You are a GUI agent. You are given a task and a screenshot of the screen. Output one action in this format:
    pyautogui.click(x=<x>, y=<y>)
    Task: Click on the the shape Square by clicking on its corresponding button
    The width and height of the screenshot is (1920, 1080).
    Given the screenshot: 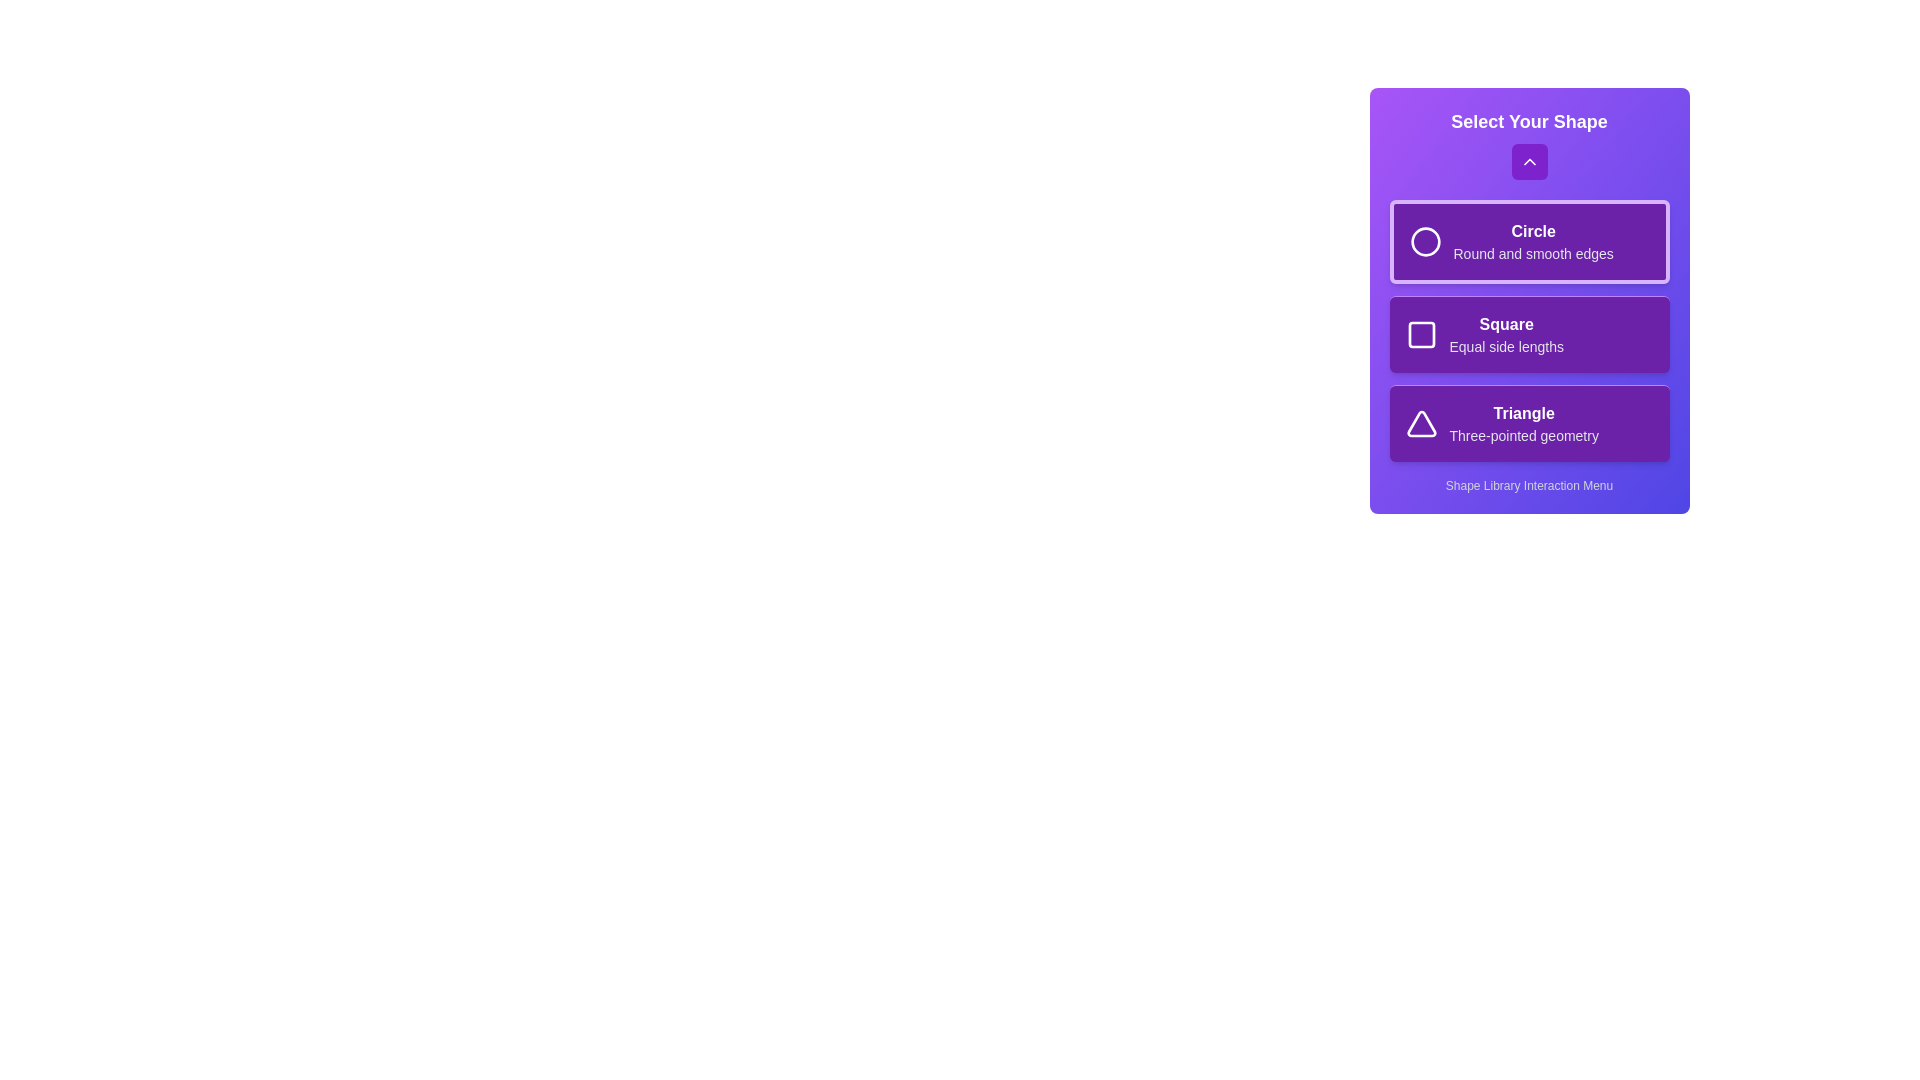 What is the action you would take?
    pyautogui.click(x=1528, y=333)
    